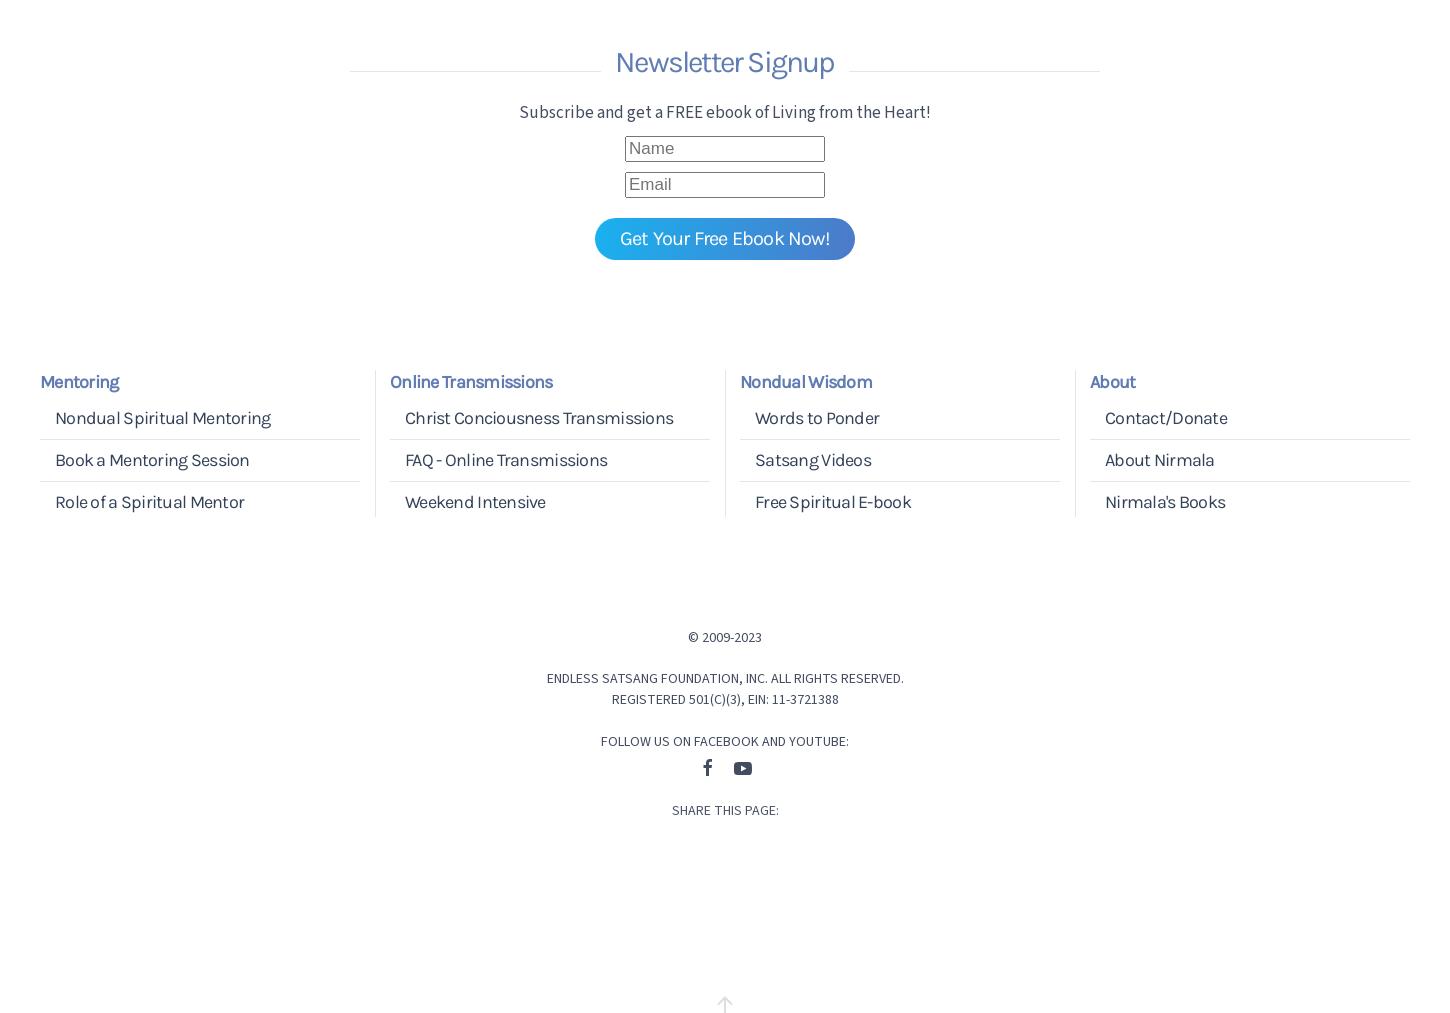 This screenshot has height=1013, width=1450. I want to click on 'About', so click(1111, 380).